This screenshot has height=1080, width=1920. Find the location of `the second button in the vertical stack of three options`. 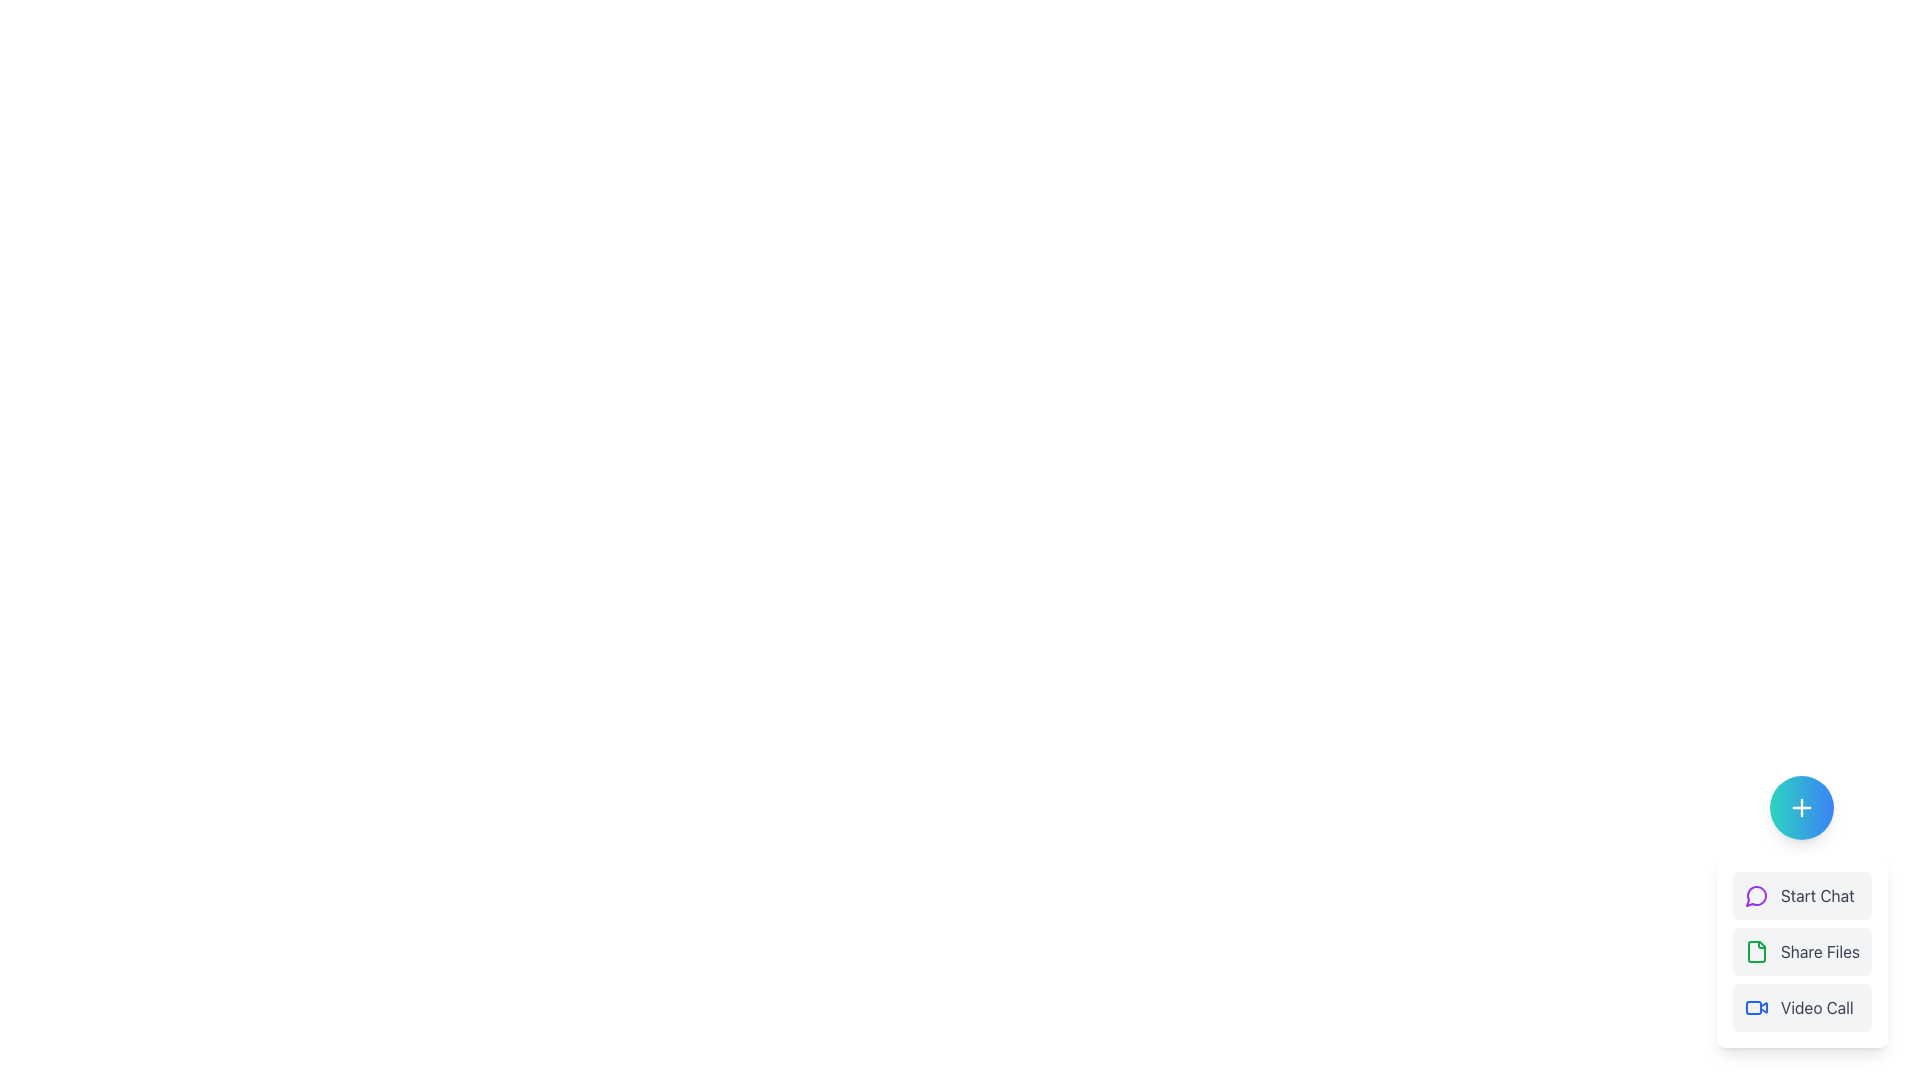

the second button in the vertical stack of three options is located at coordinates (1802, 951).